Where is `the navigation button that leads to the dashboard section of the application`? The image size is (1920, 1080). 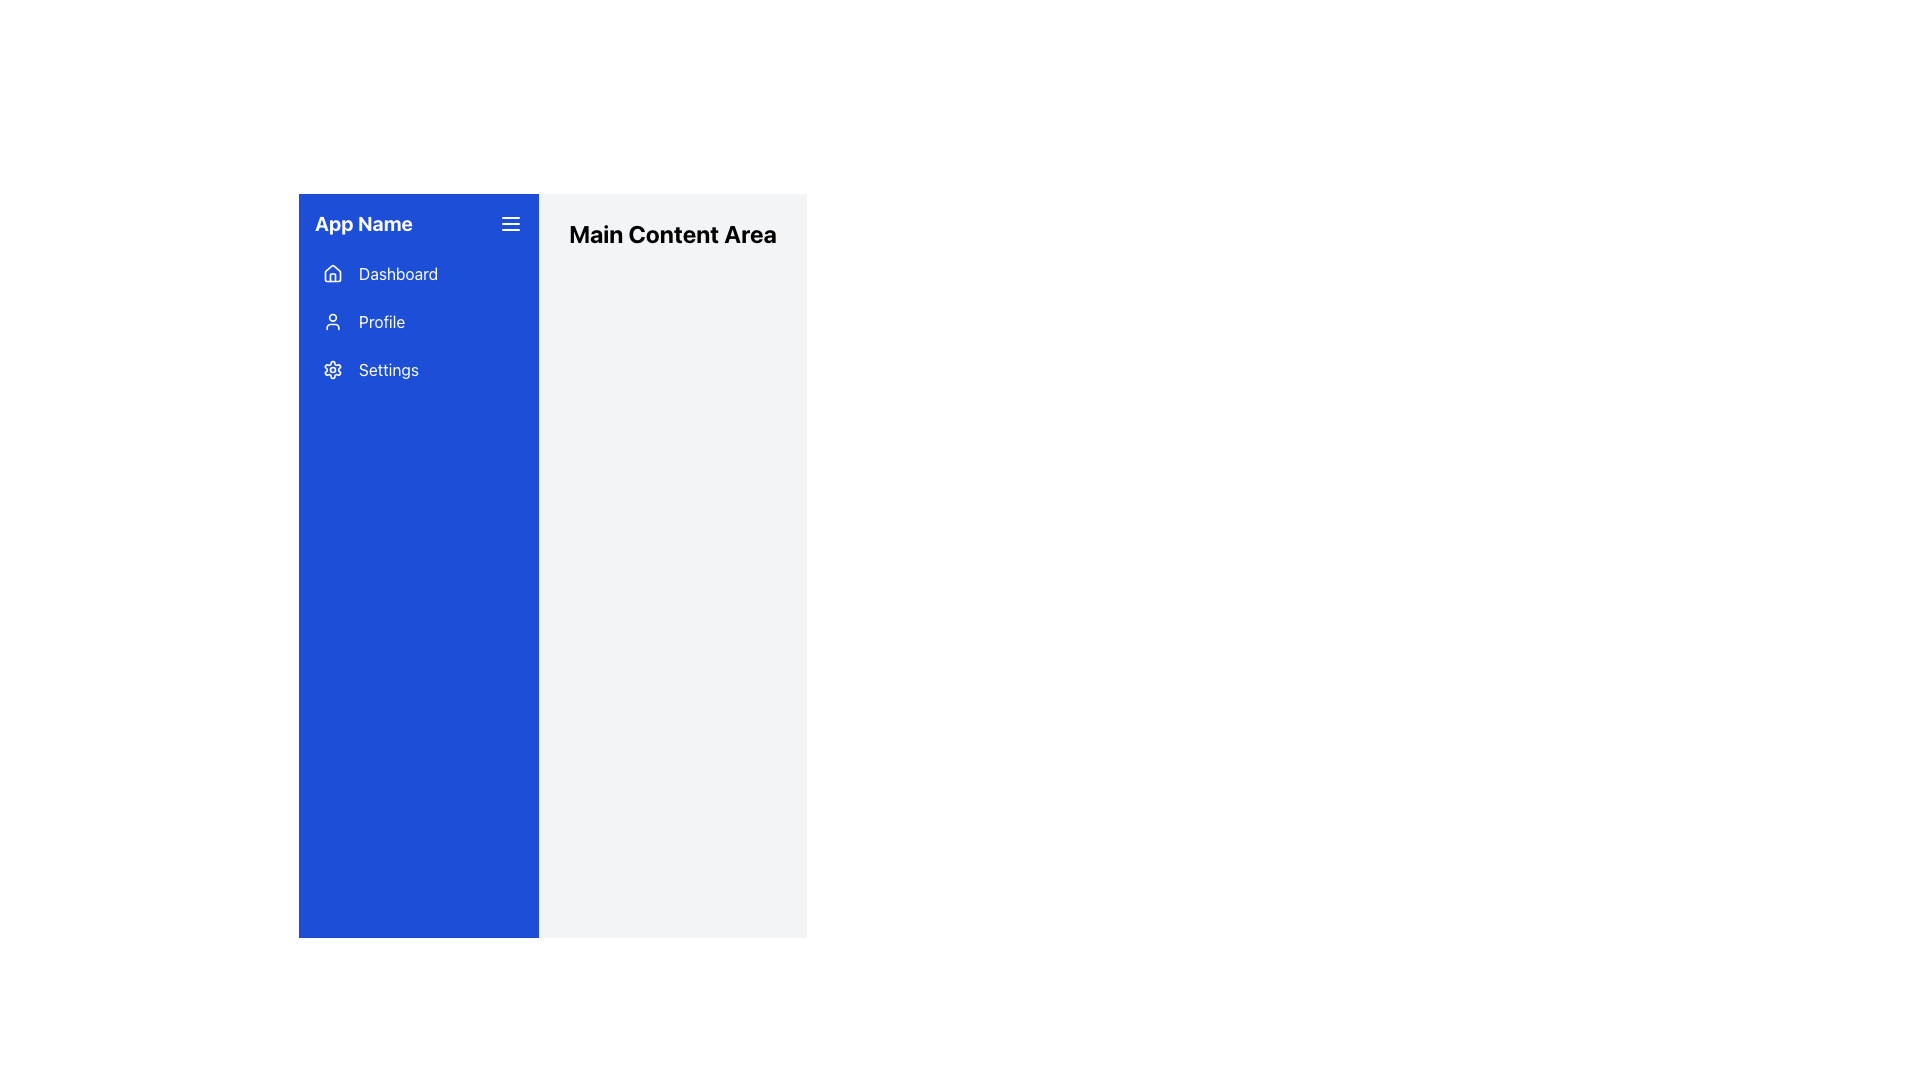
the navigation button that leads to the dashboard section of the application is located at coordinates (417, 273).